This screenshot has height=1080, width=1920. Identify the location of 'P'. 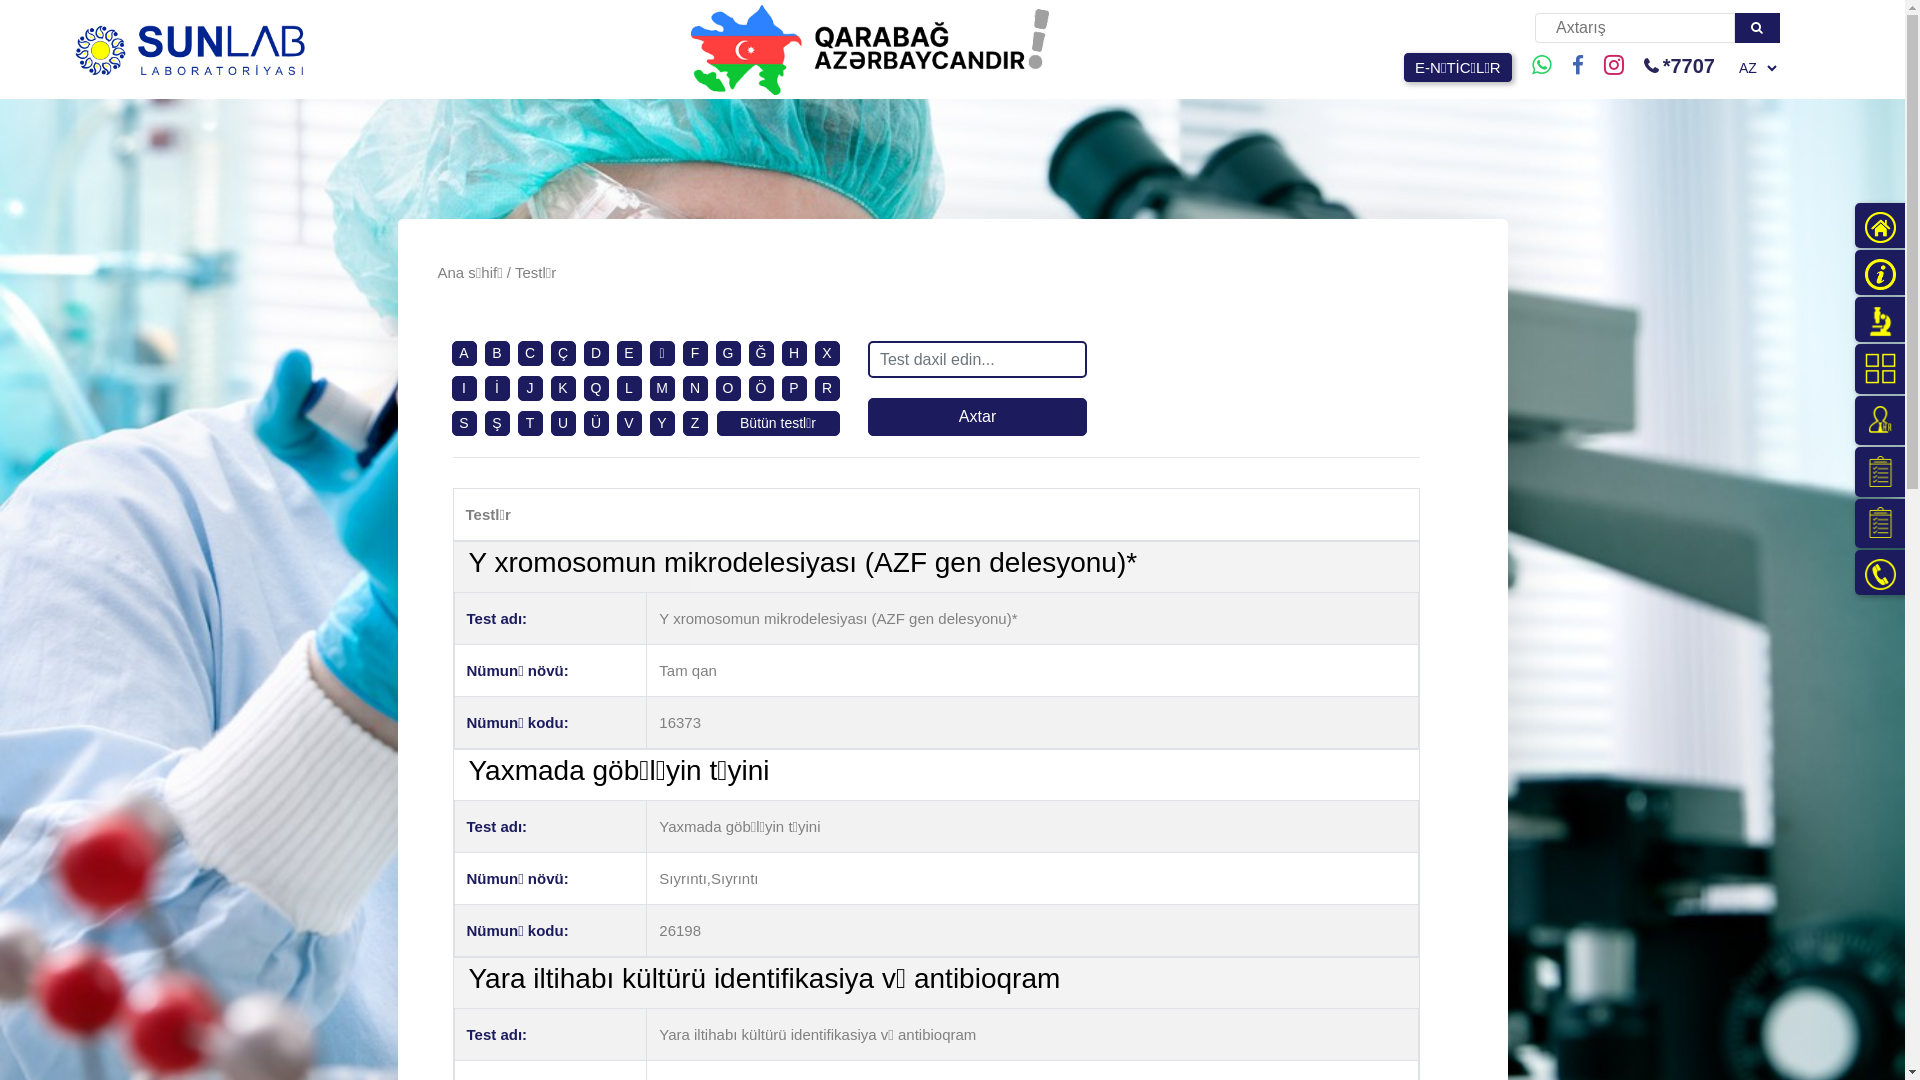
(792, 388).